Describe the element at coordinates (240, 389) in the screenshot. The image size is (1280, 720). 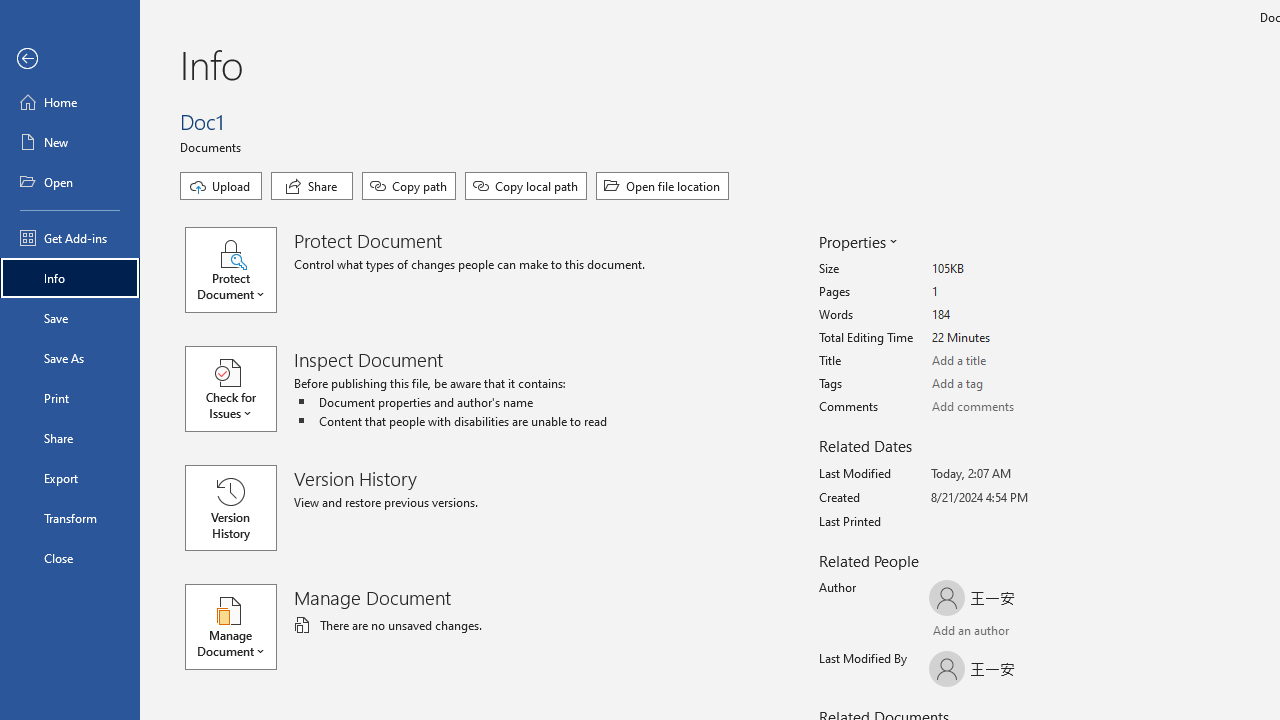
I see `'Check for Issues'` at that location.